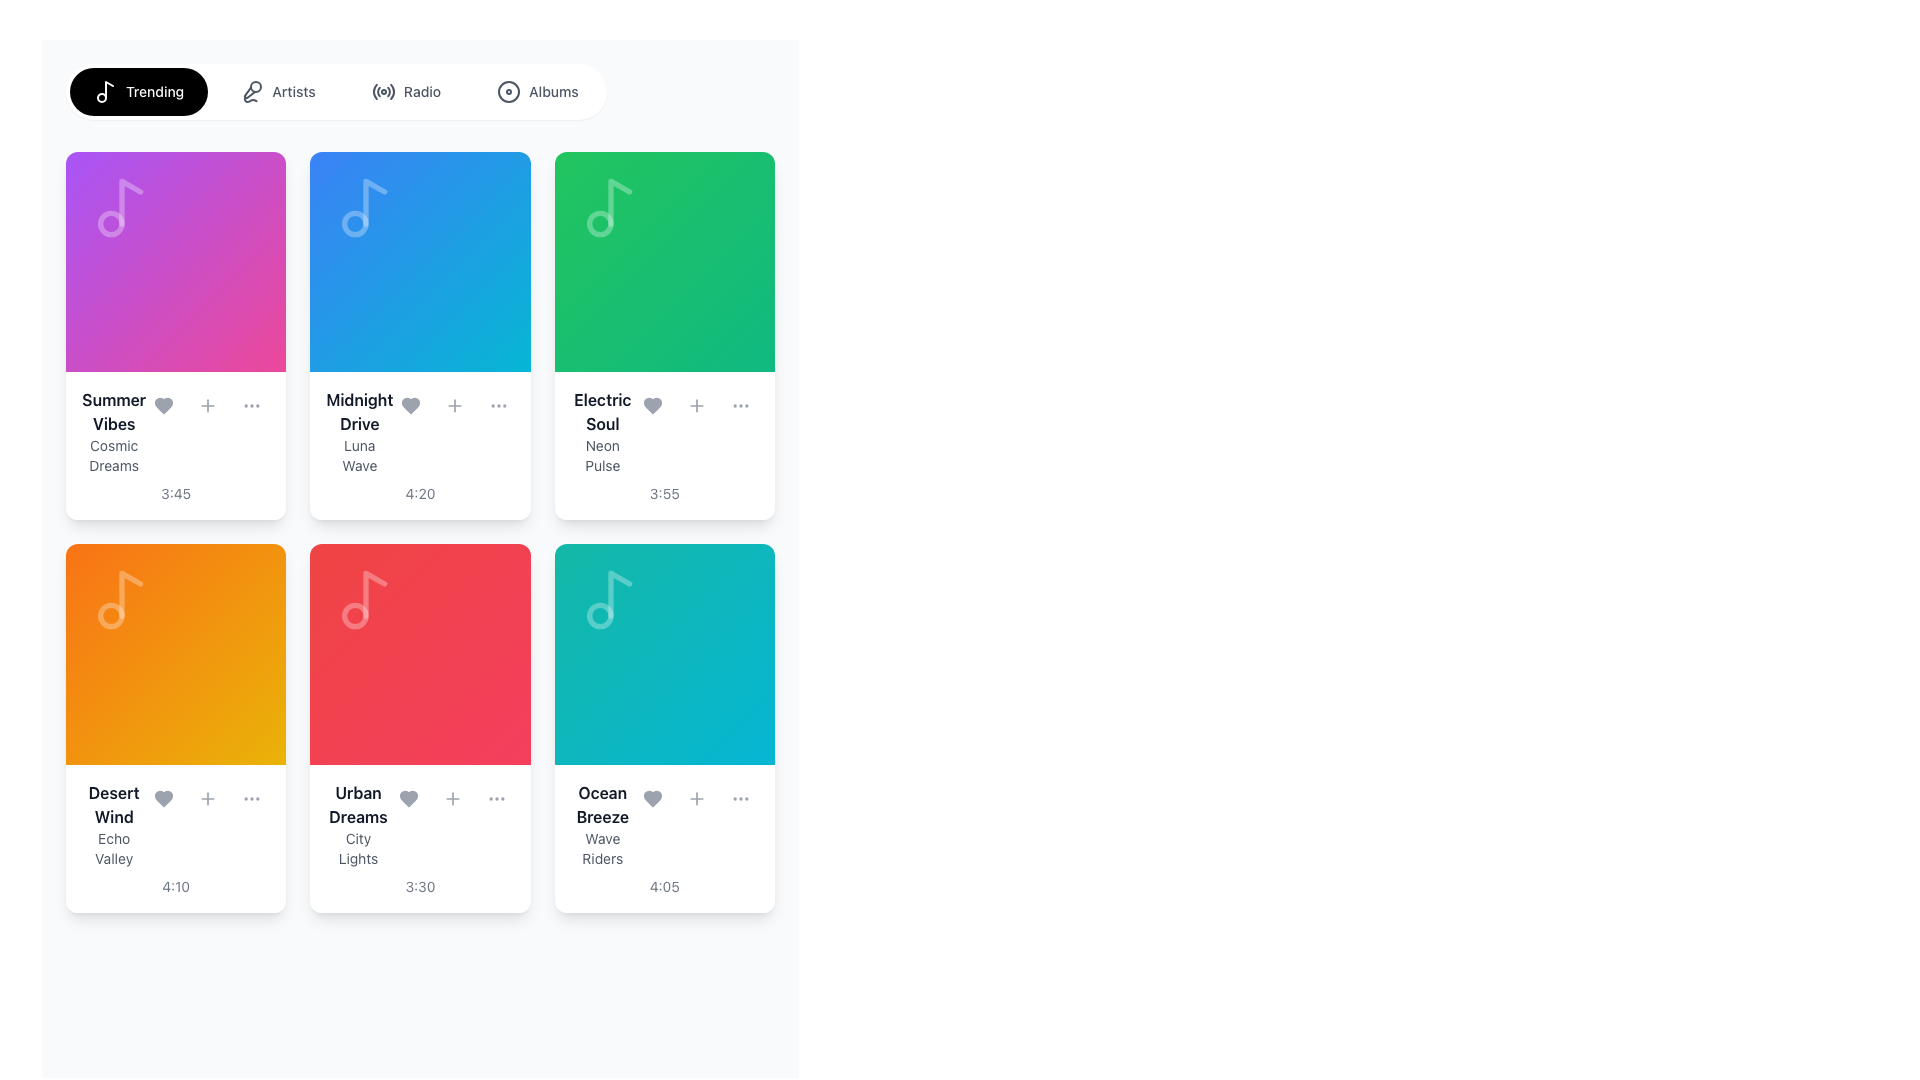 This screenshot has height=1080, width=1920. I want to click on the heart icon, which serves as a 'like' or 'favorite' button, located in the bottom section of the 'Ocean Breeze' card, so click(652, 797).